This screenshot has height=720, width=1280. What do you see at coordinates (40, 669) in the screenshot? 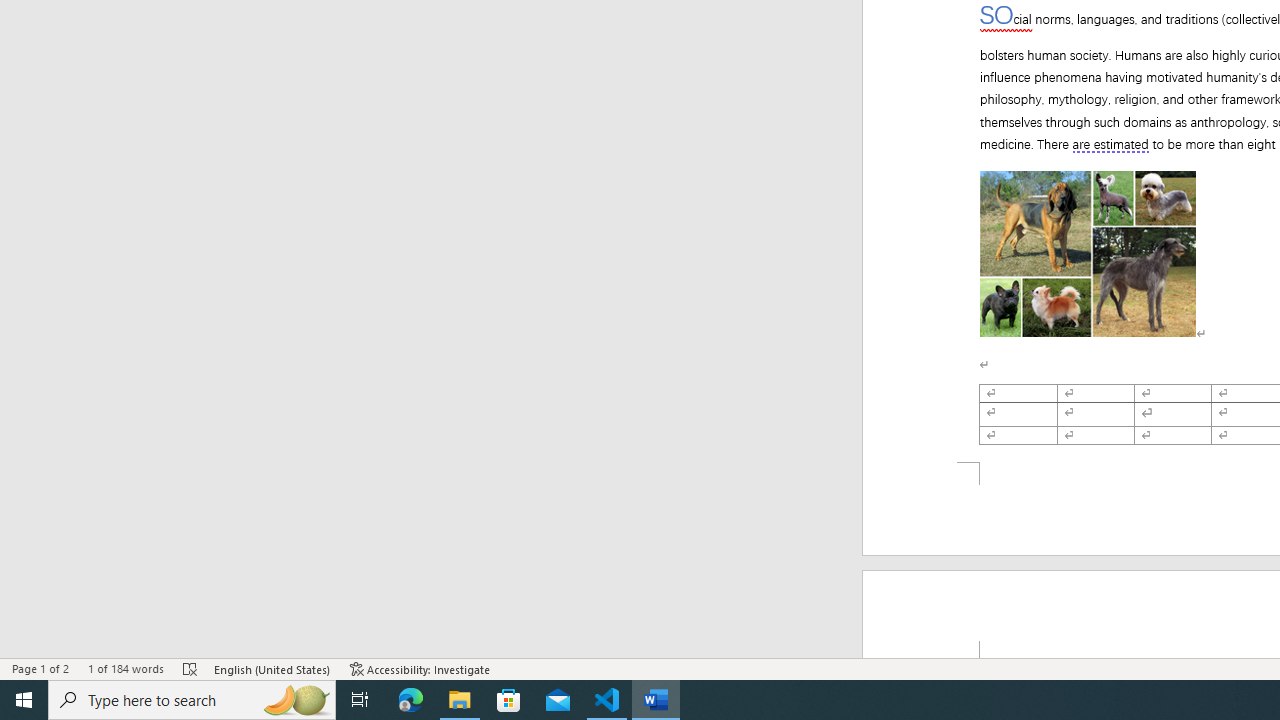
I see `'Page Number Page 1 of 2'` at bounding box center [40, 669].